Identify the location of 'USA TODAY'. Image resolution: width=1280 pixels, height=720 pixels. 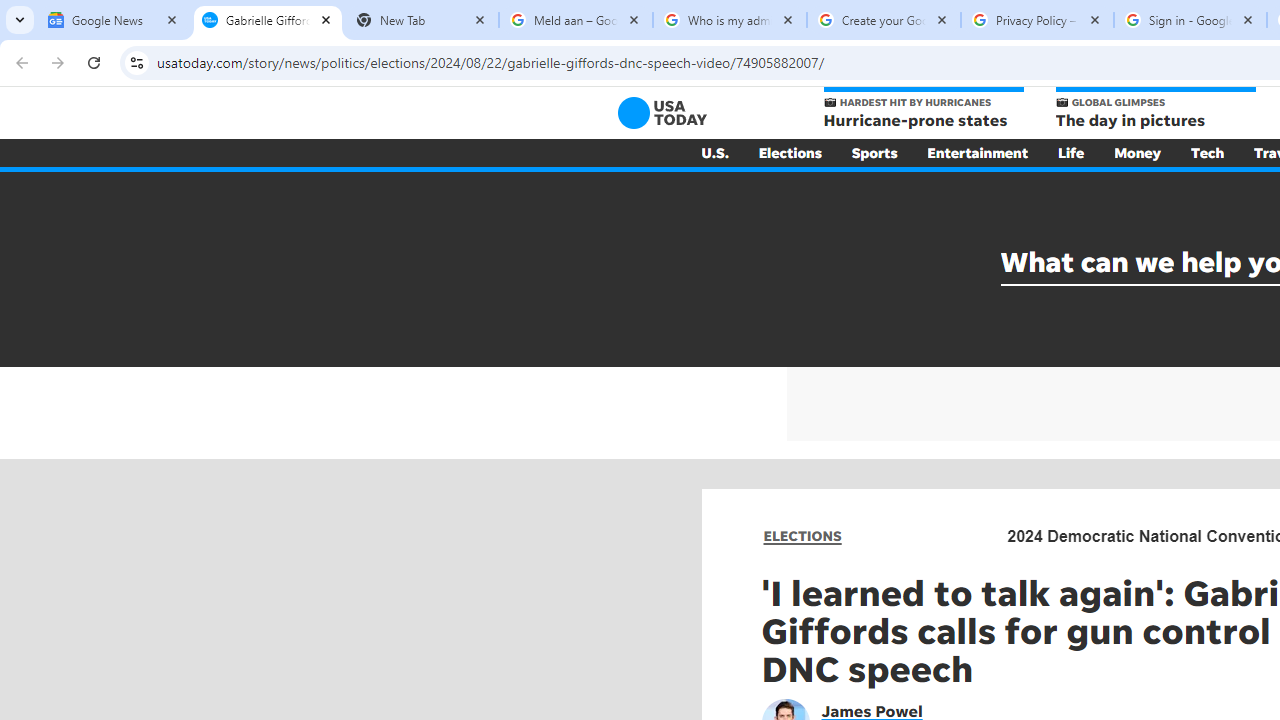
(661, 113).